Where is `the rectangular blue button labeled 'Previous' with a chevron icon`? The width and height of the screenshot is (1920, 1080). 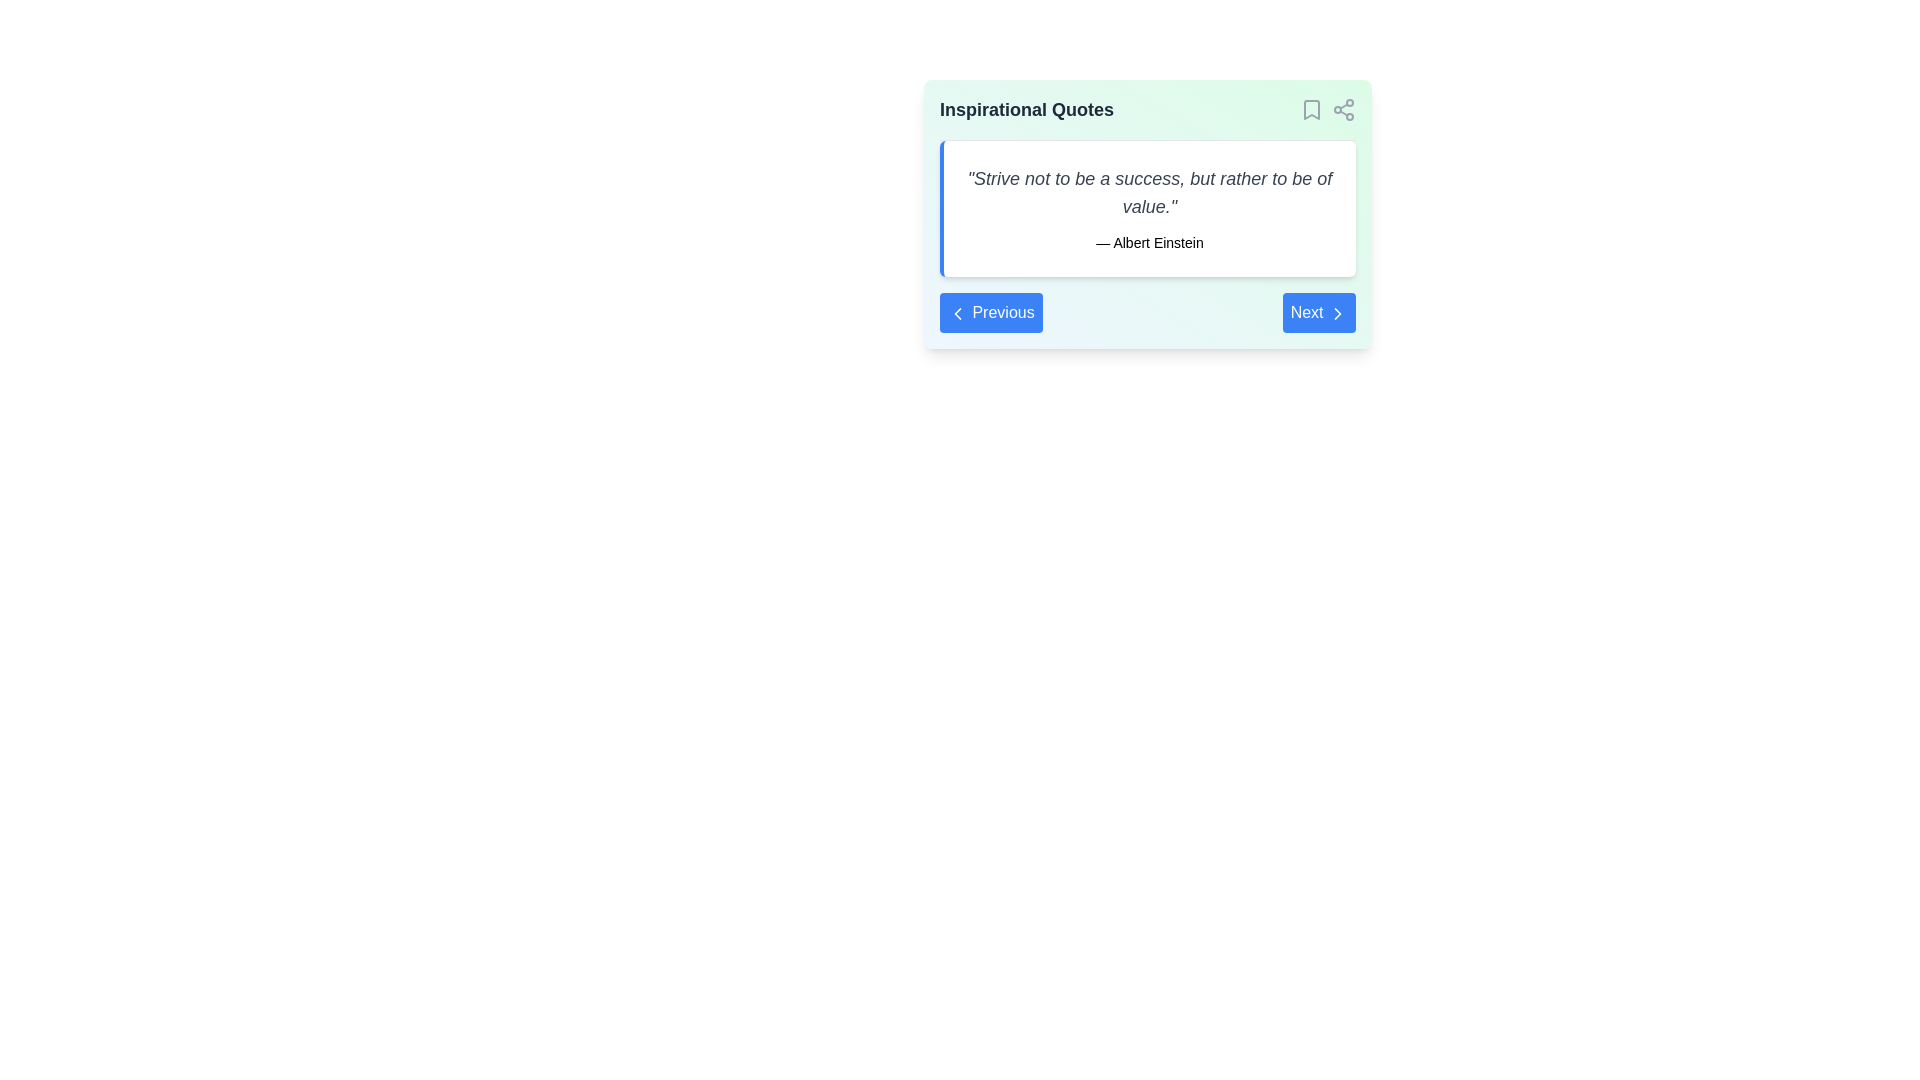 the rectangular blue button labeled 'Previous' with a chevron icon is located at coordinates (991, 312).